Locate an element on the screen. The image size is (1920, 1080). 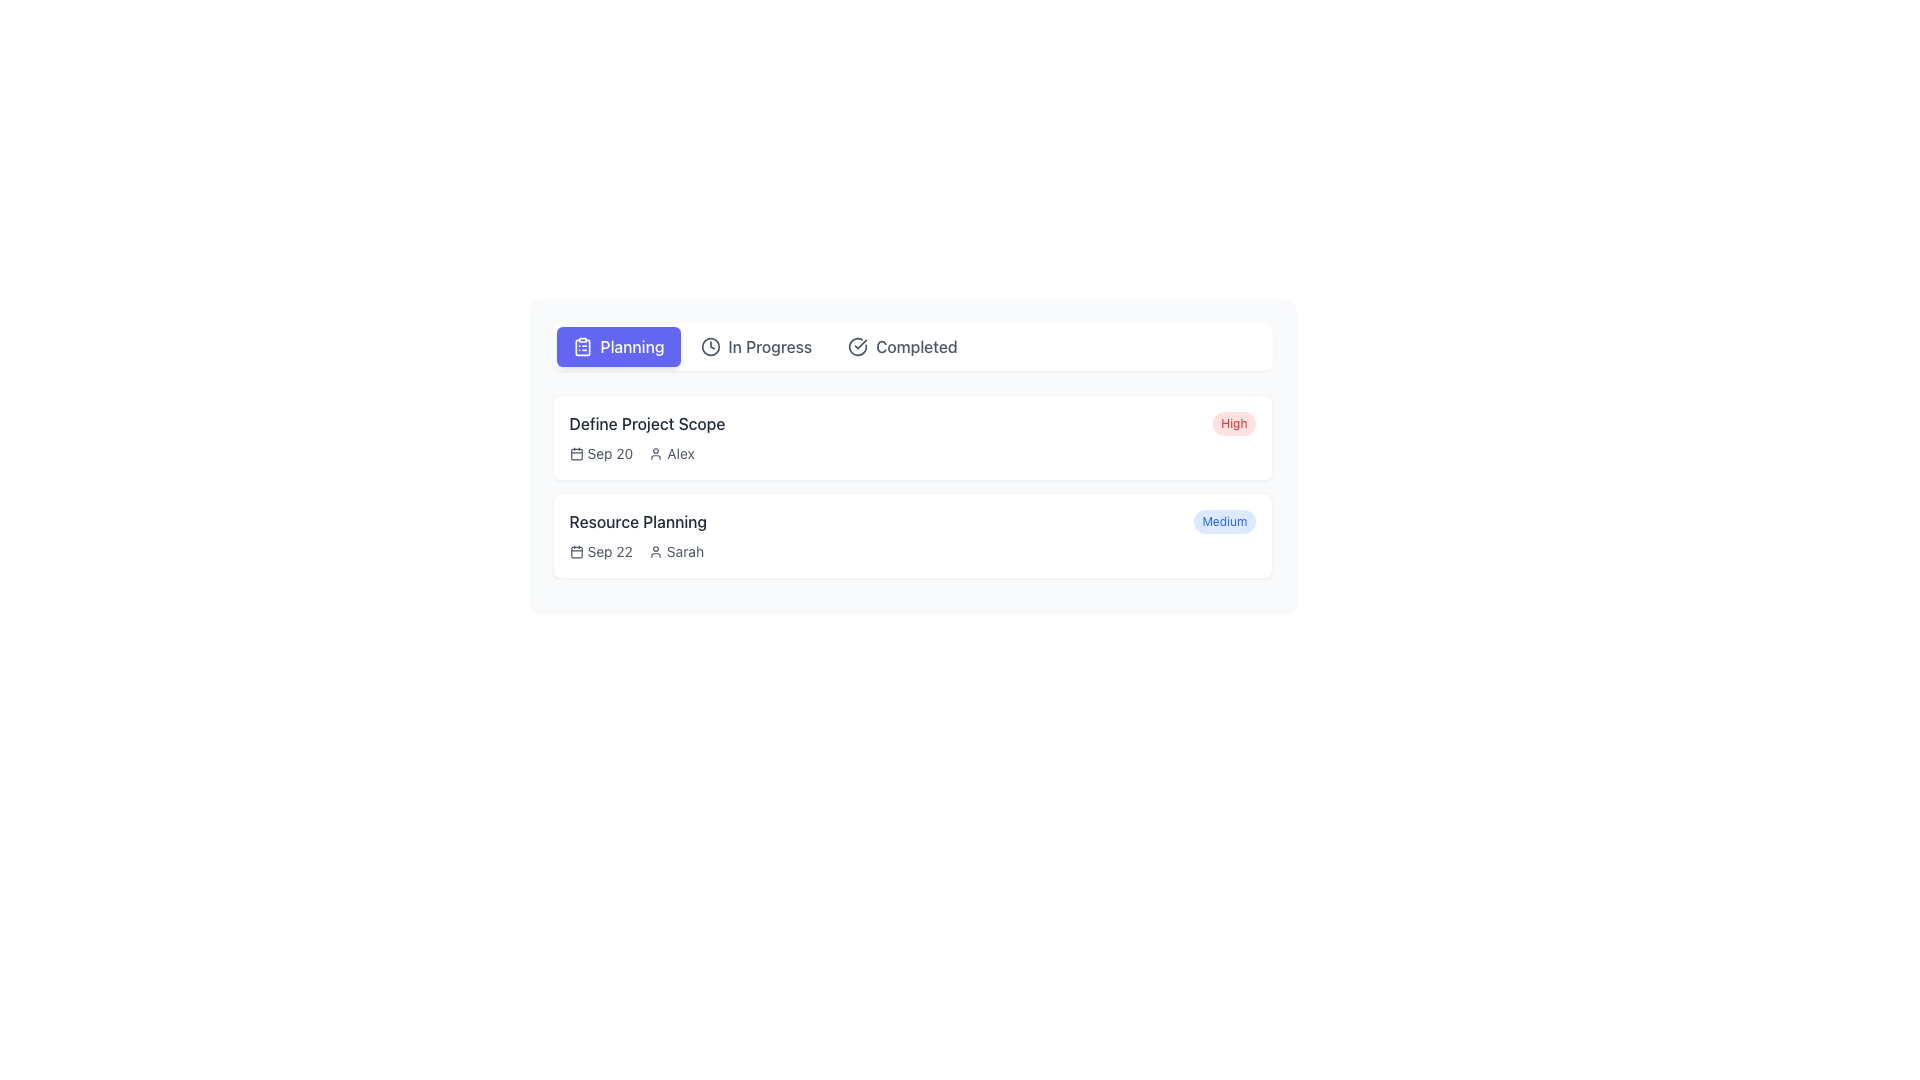
date information displayed on the Label with icon next to the calendar icon in the 'Define Project Scope' card, preceding the username 'Alex' is located at coordinates (600, 454).